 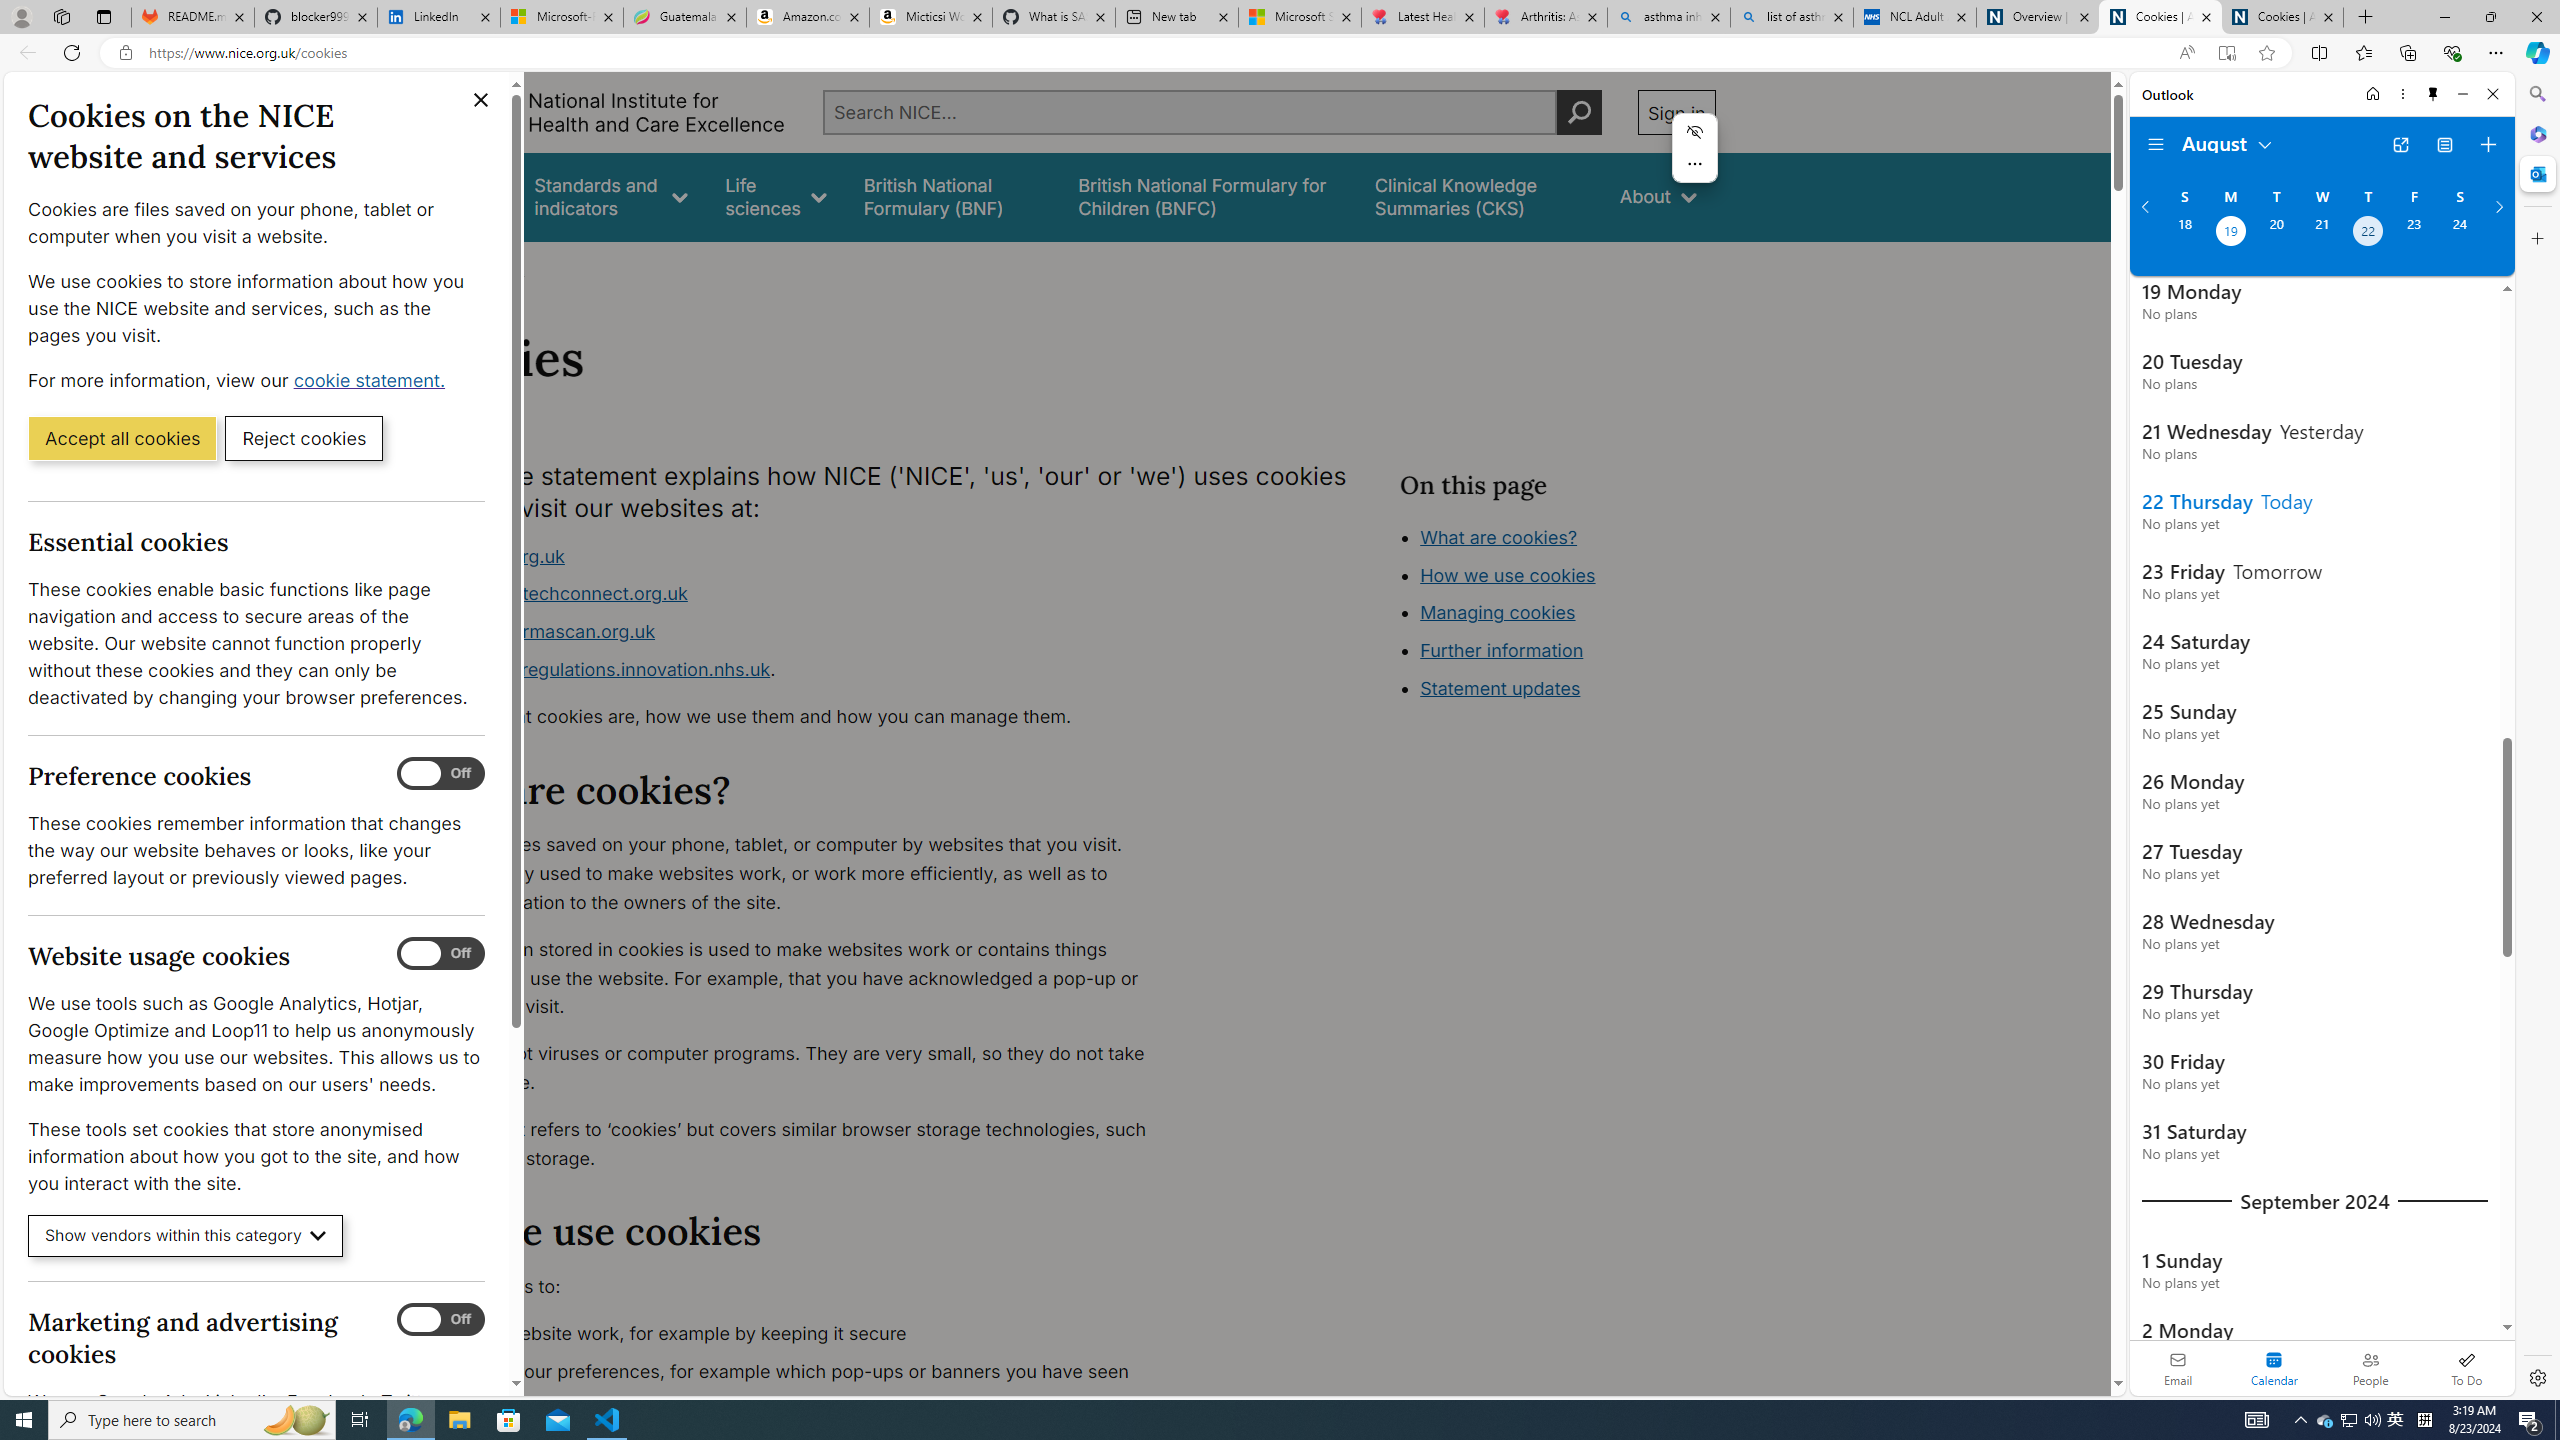 I want to click on 'false', so click(x=1479, y=196).